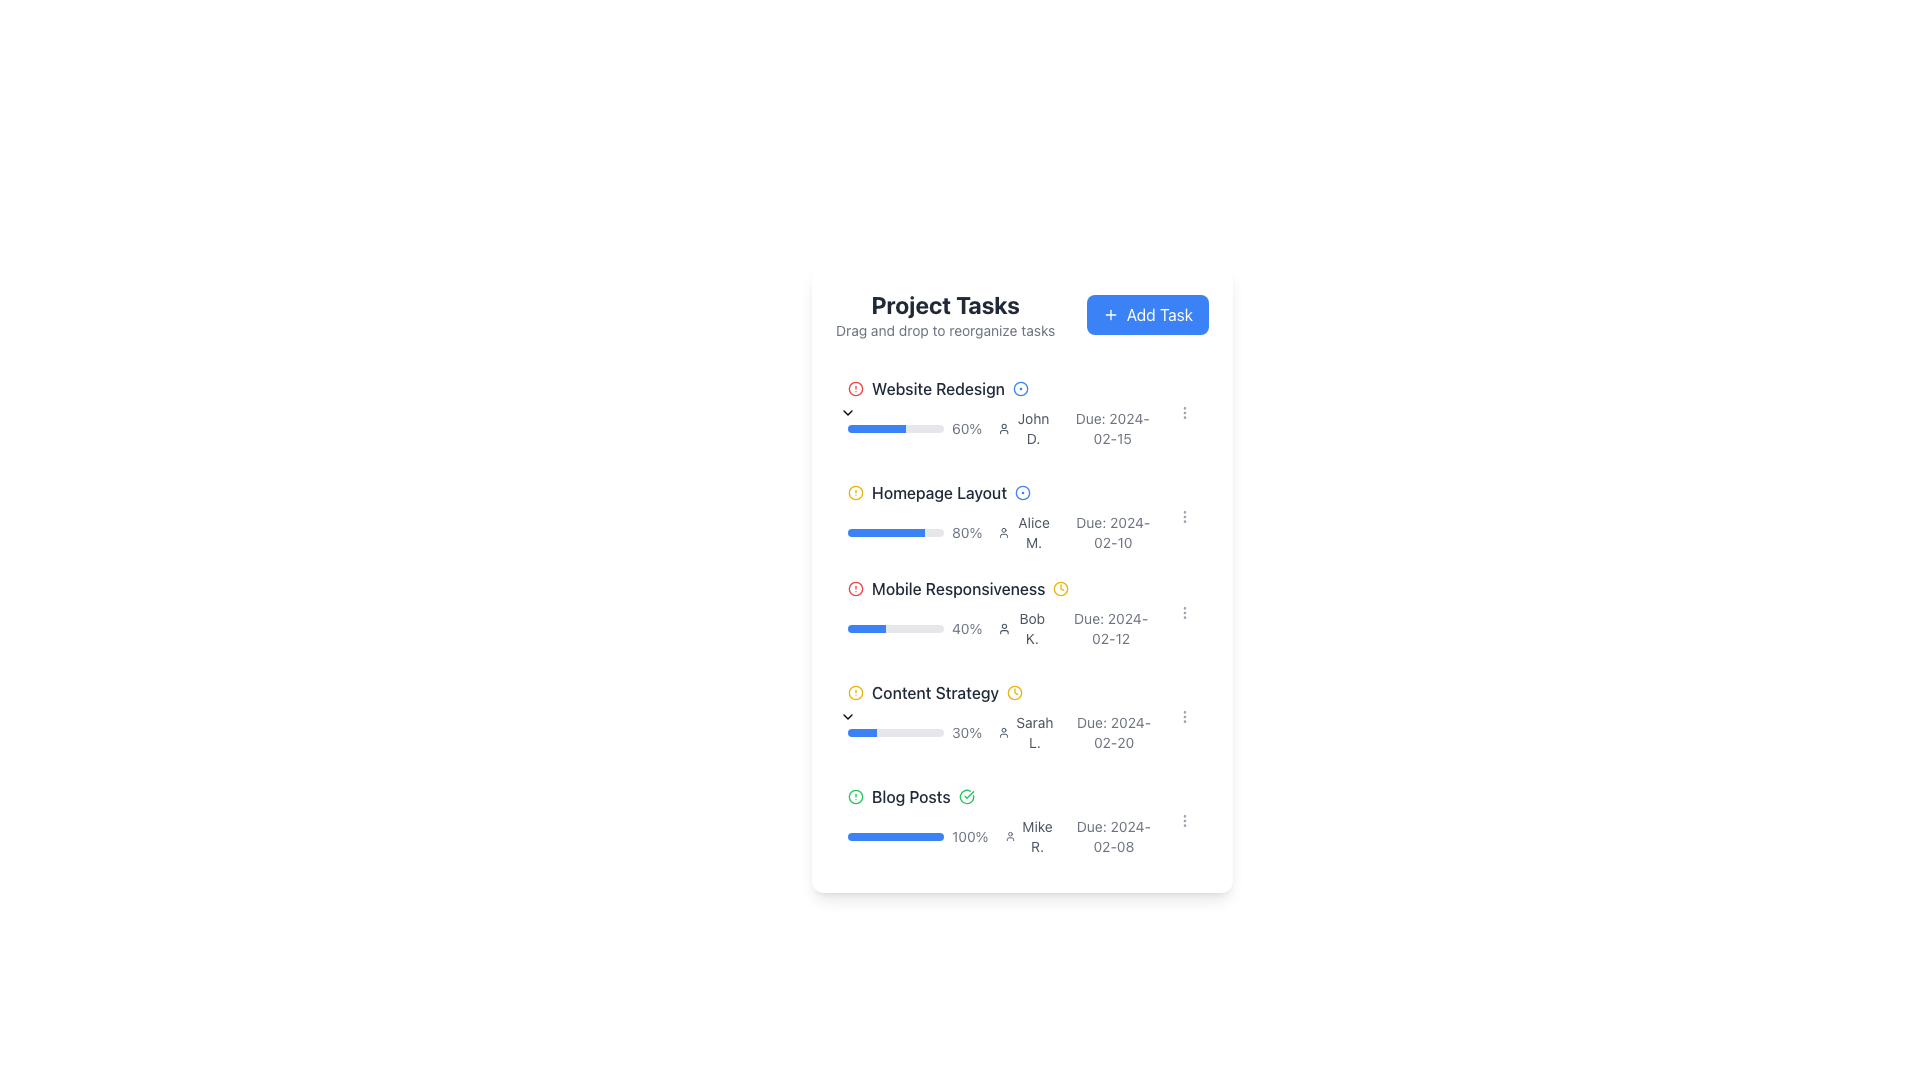 The image size is (1920, 1080). Describe the element at coordinates (895, 531) in the screenshot. I see `the Progress Bar representing the 'Homepage Layout' task, which visually indicates progress with a textual percentage value ('80%') to its right` at that location.